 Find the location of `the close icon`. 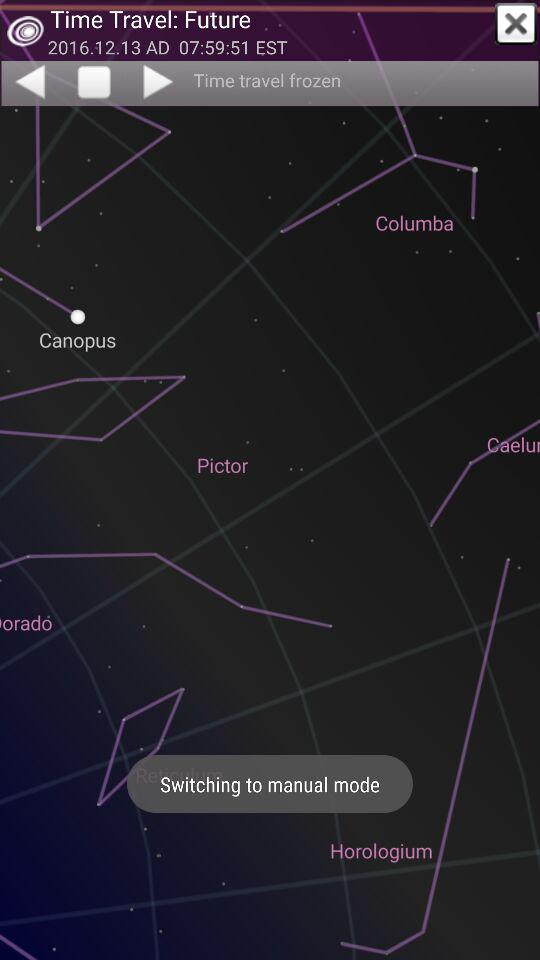

the close icon is located at coordinates (516, 23).